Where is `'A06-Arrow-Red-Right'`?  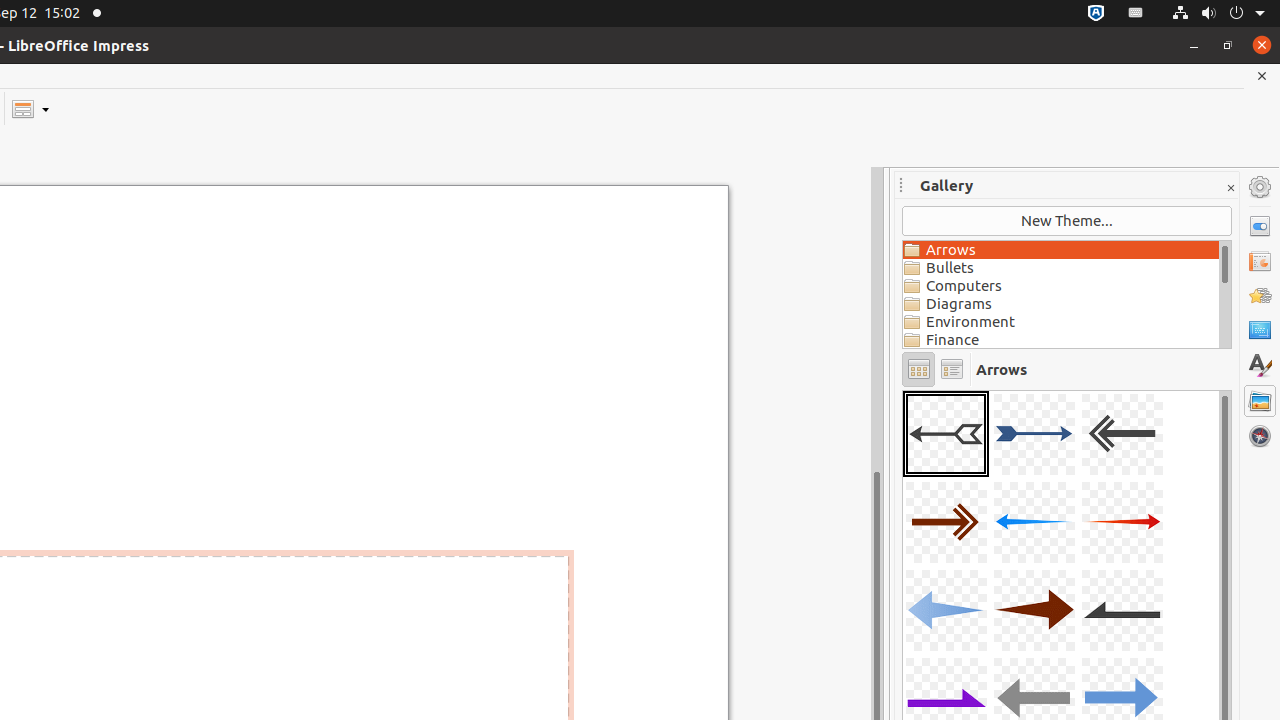
'A06-Arrow-Red-Right' is located at coordinates (1122, 521).